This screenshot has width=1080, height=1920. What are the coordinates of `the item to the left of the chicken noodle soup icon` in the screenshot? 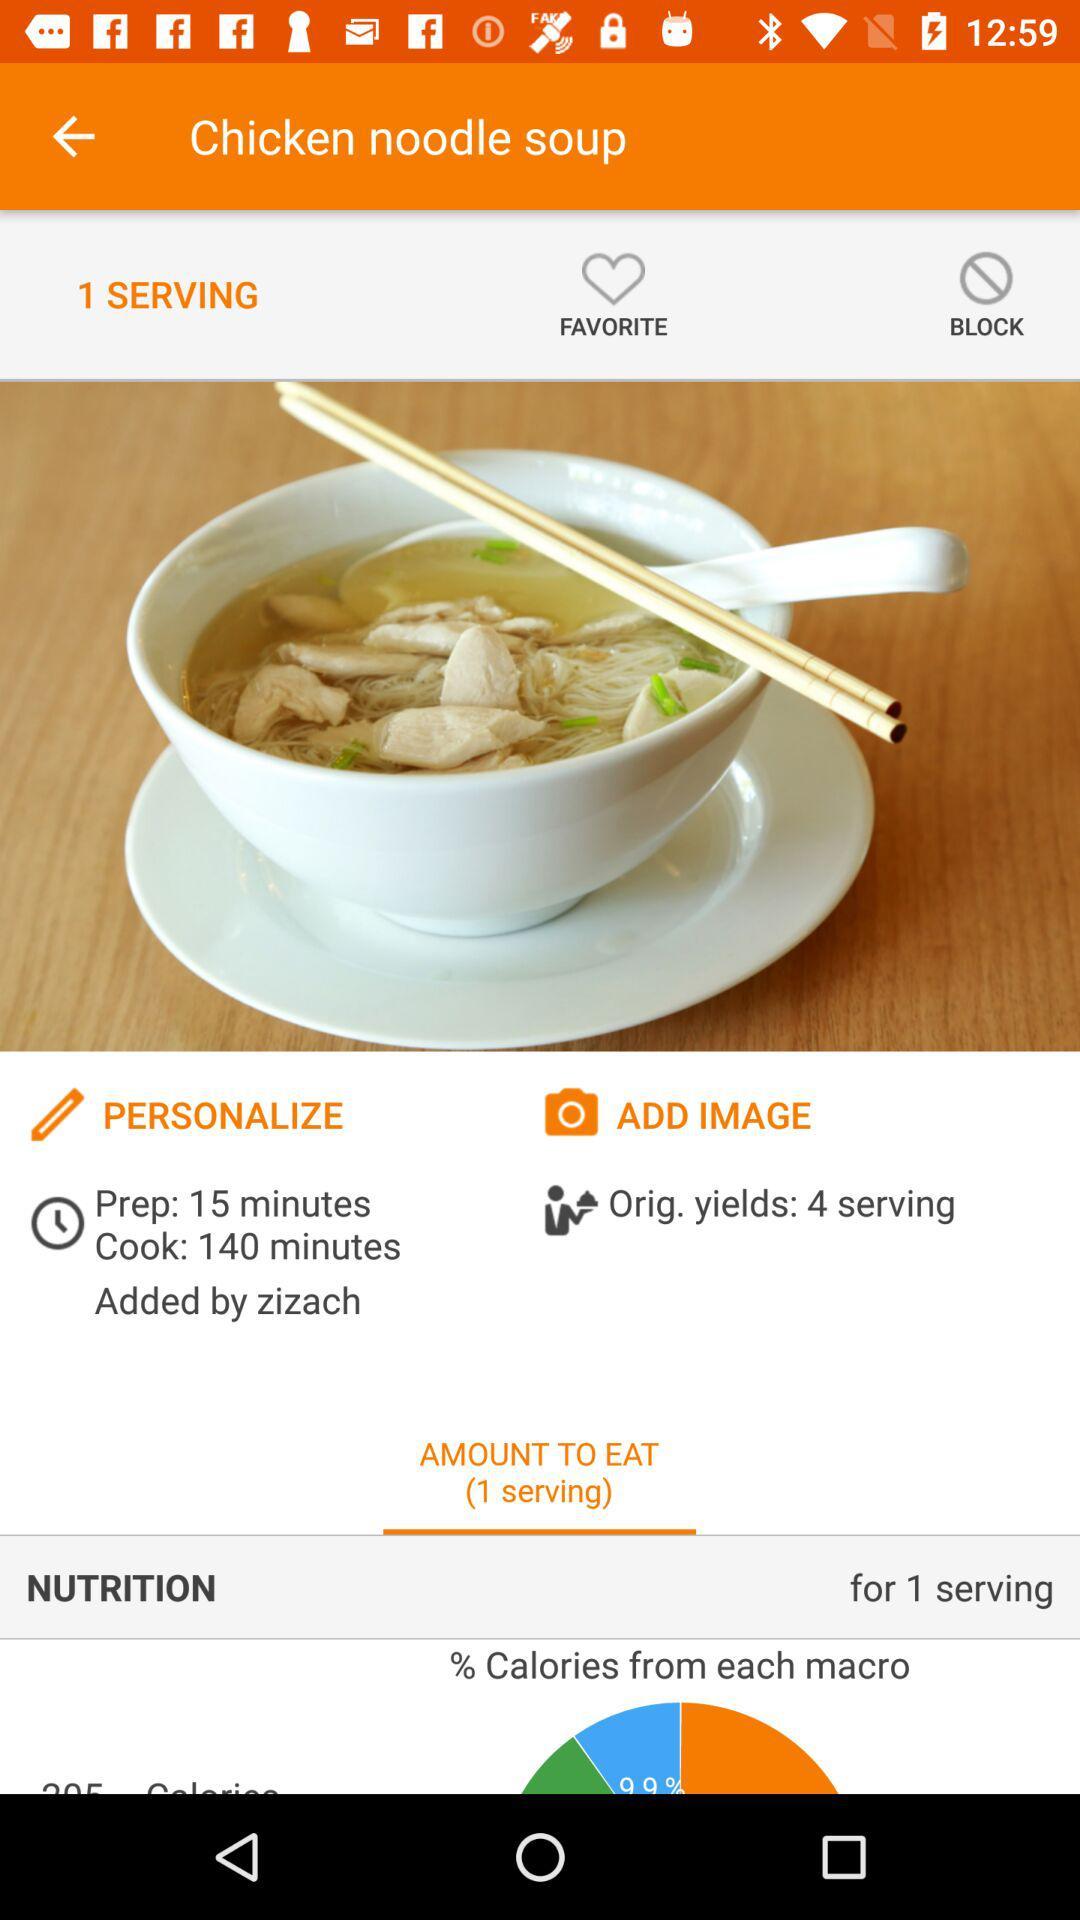 It's located at (72, 135).